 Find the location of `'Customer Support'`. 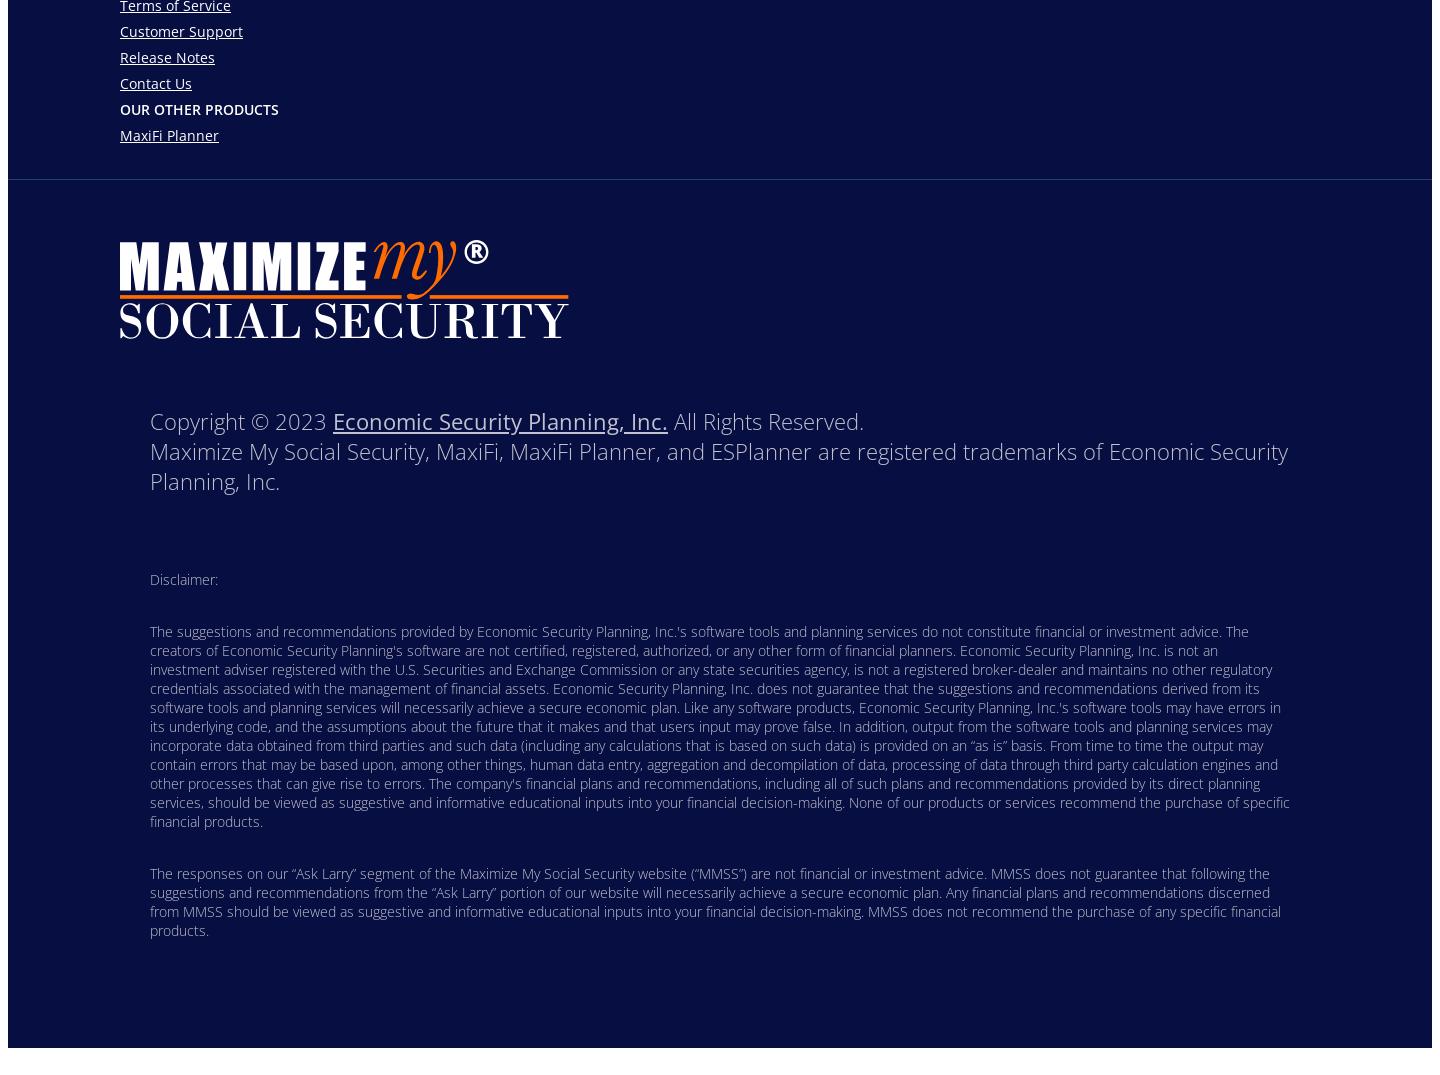

'Customer Support' is located at coordinates (181, 30).